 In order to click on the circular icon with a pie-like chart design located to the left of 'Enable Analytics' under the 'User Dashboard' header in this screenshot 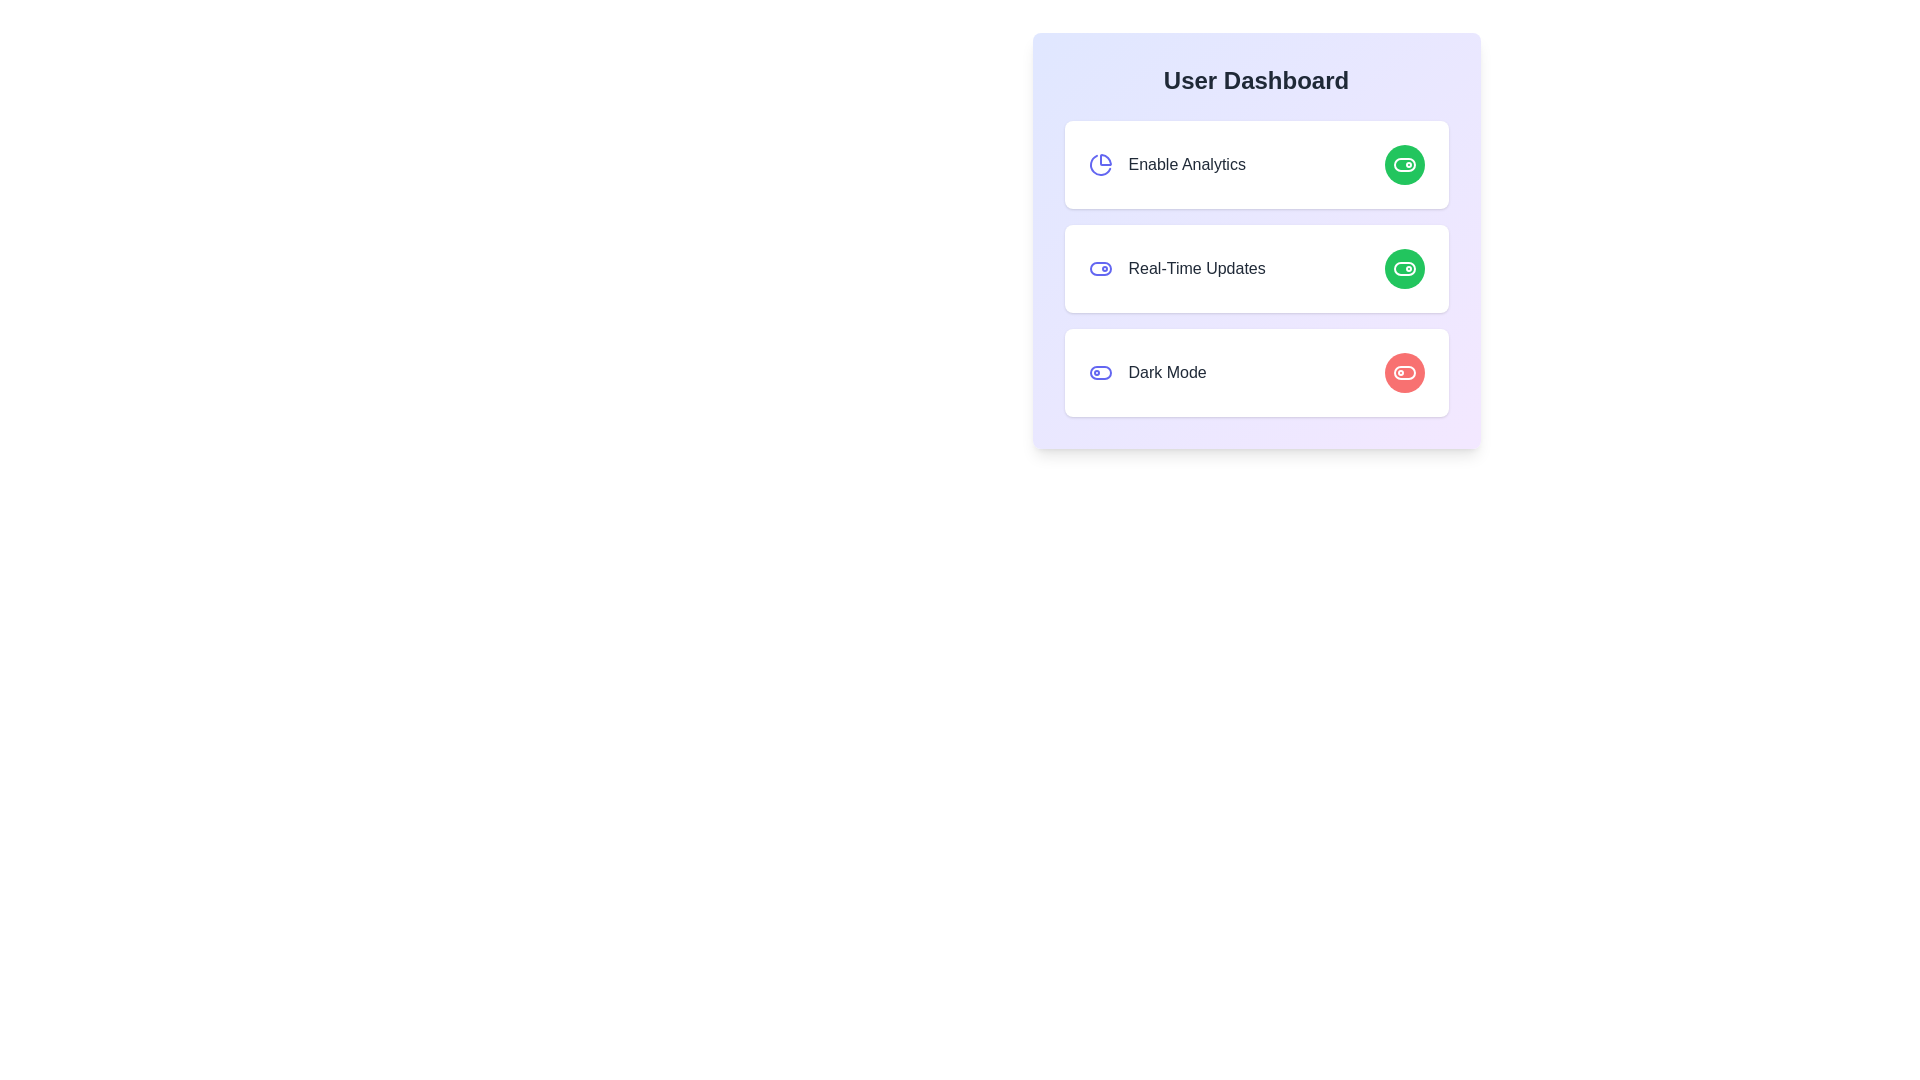, I will do `click(1099, 164)`.